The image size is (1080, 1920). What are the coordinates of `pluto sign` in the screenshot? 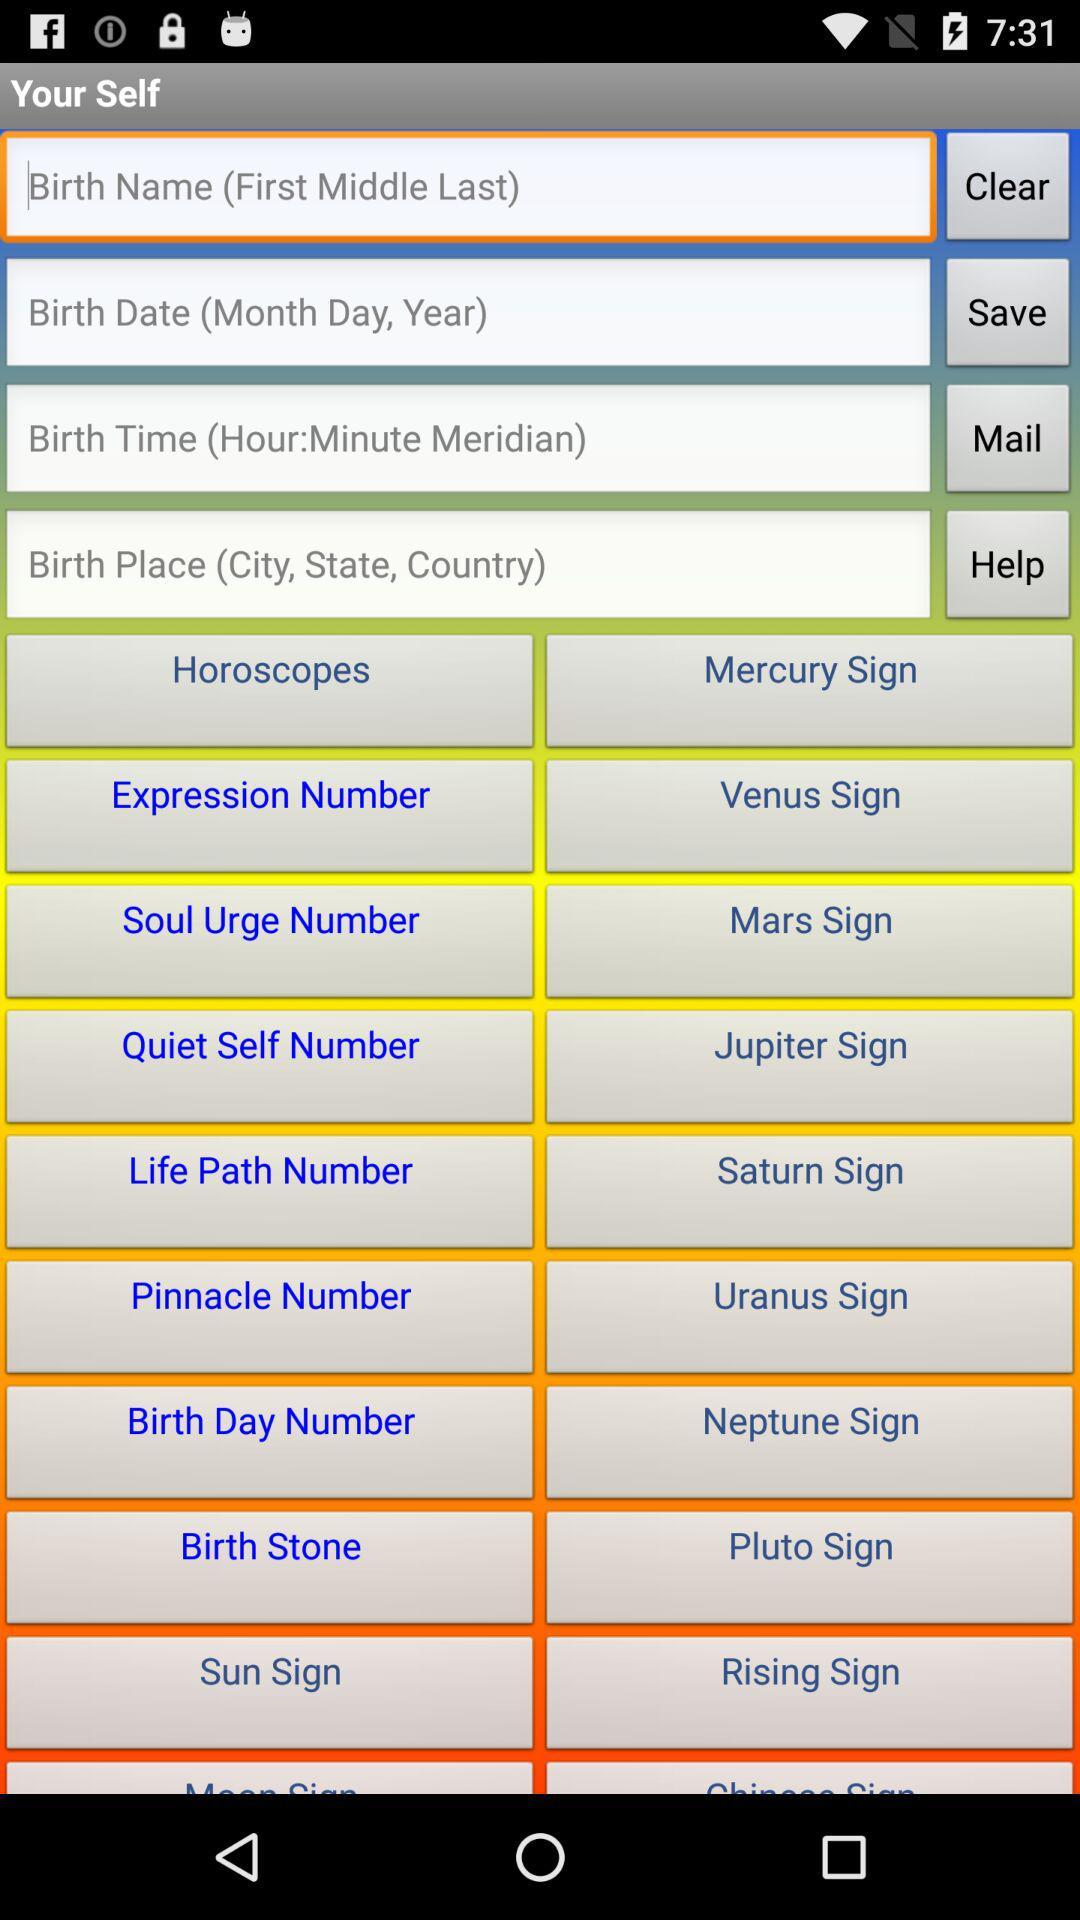 It's located at (810, 1571).